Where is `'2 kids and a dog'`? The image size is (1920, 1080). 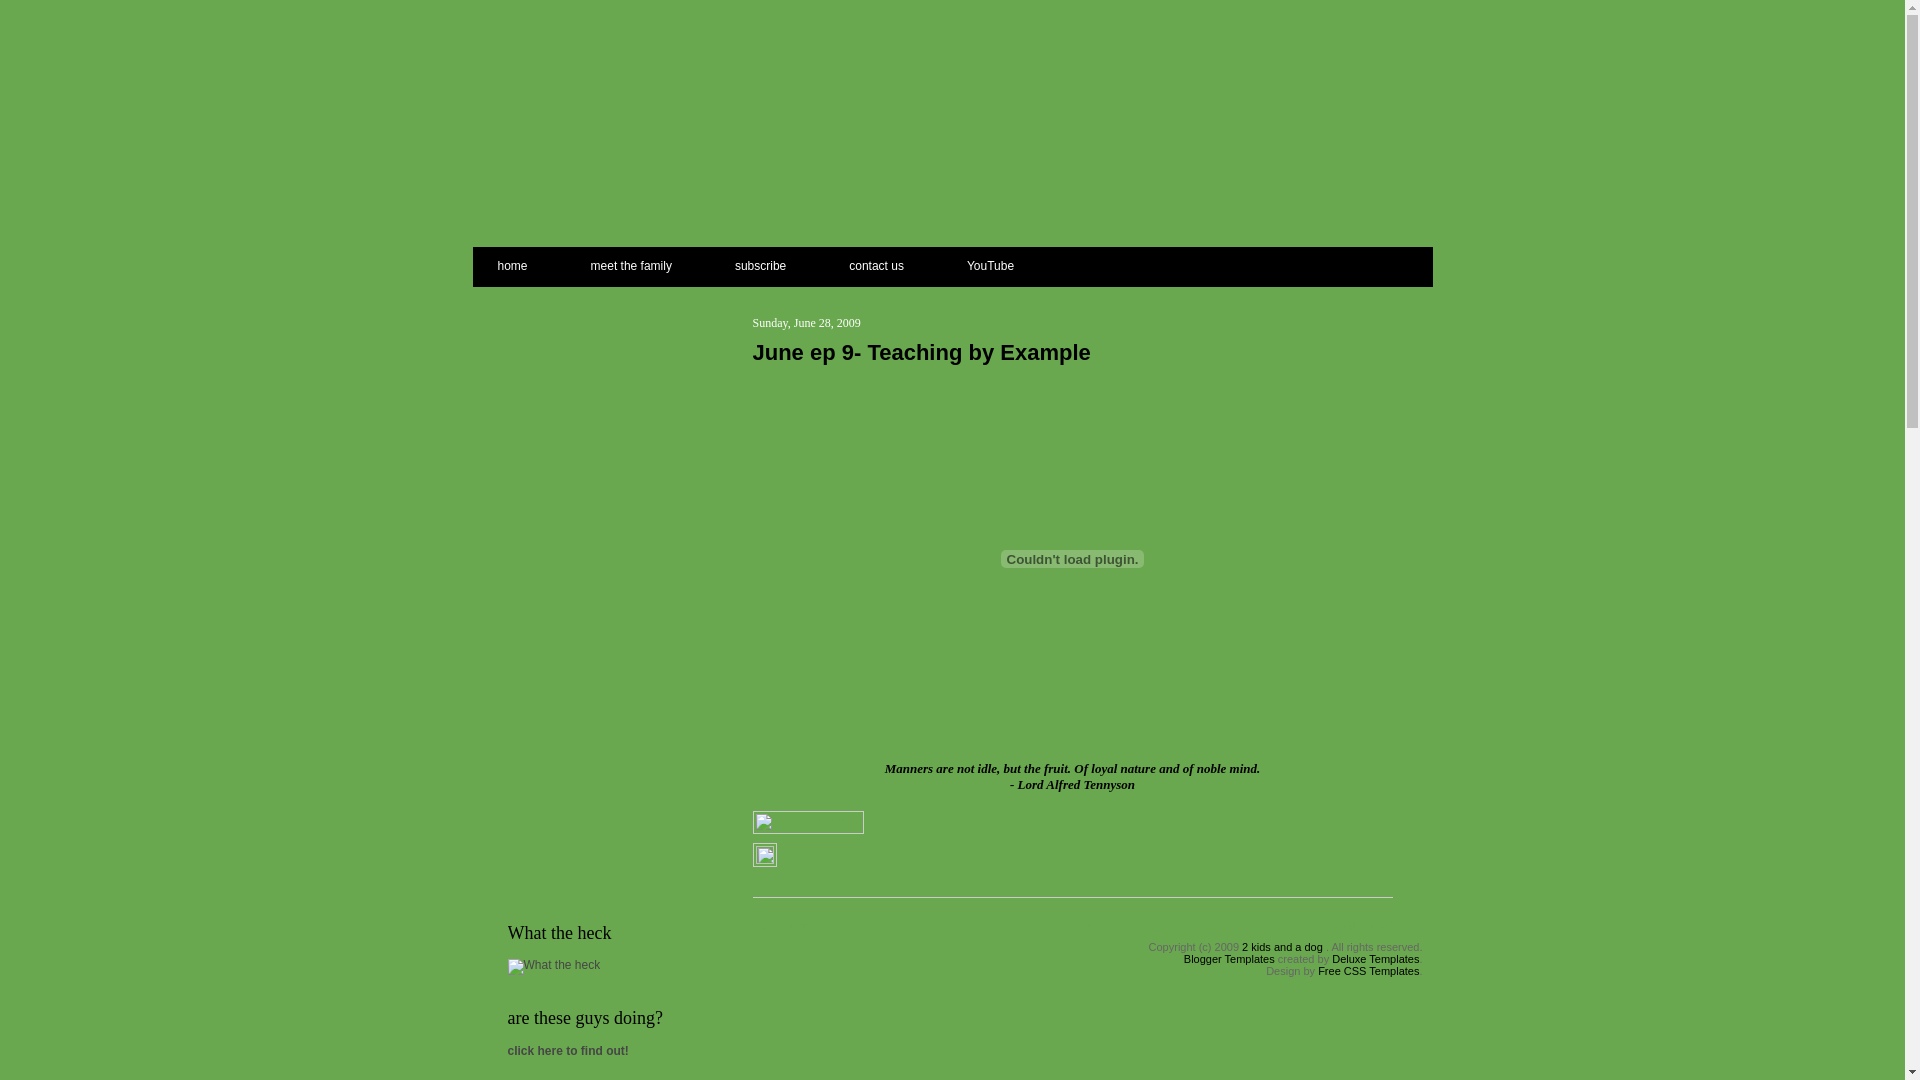
'2 kids and a dog' is located at coordinates (1282, 946).